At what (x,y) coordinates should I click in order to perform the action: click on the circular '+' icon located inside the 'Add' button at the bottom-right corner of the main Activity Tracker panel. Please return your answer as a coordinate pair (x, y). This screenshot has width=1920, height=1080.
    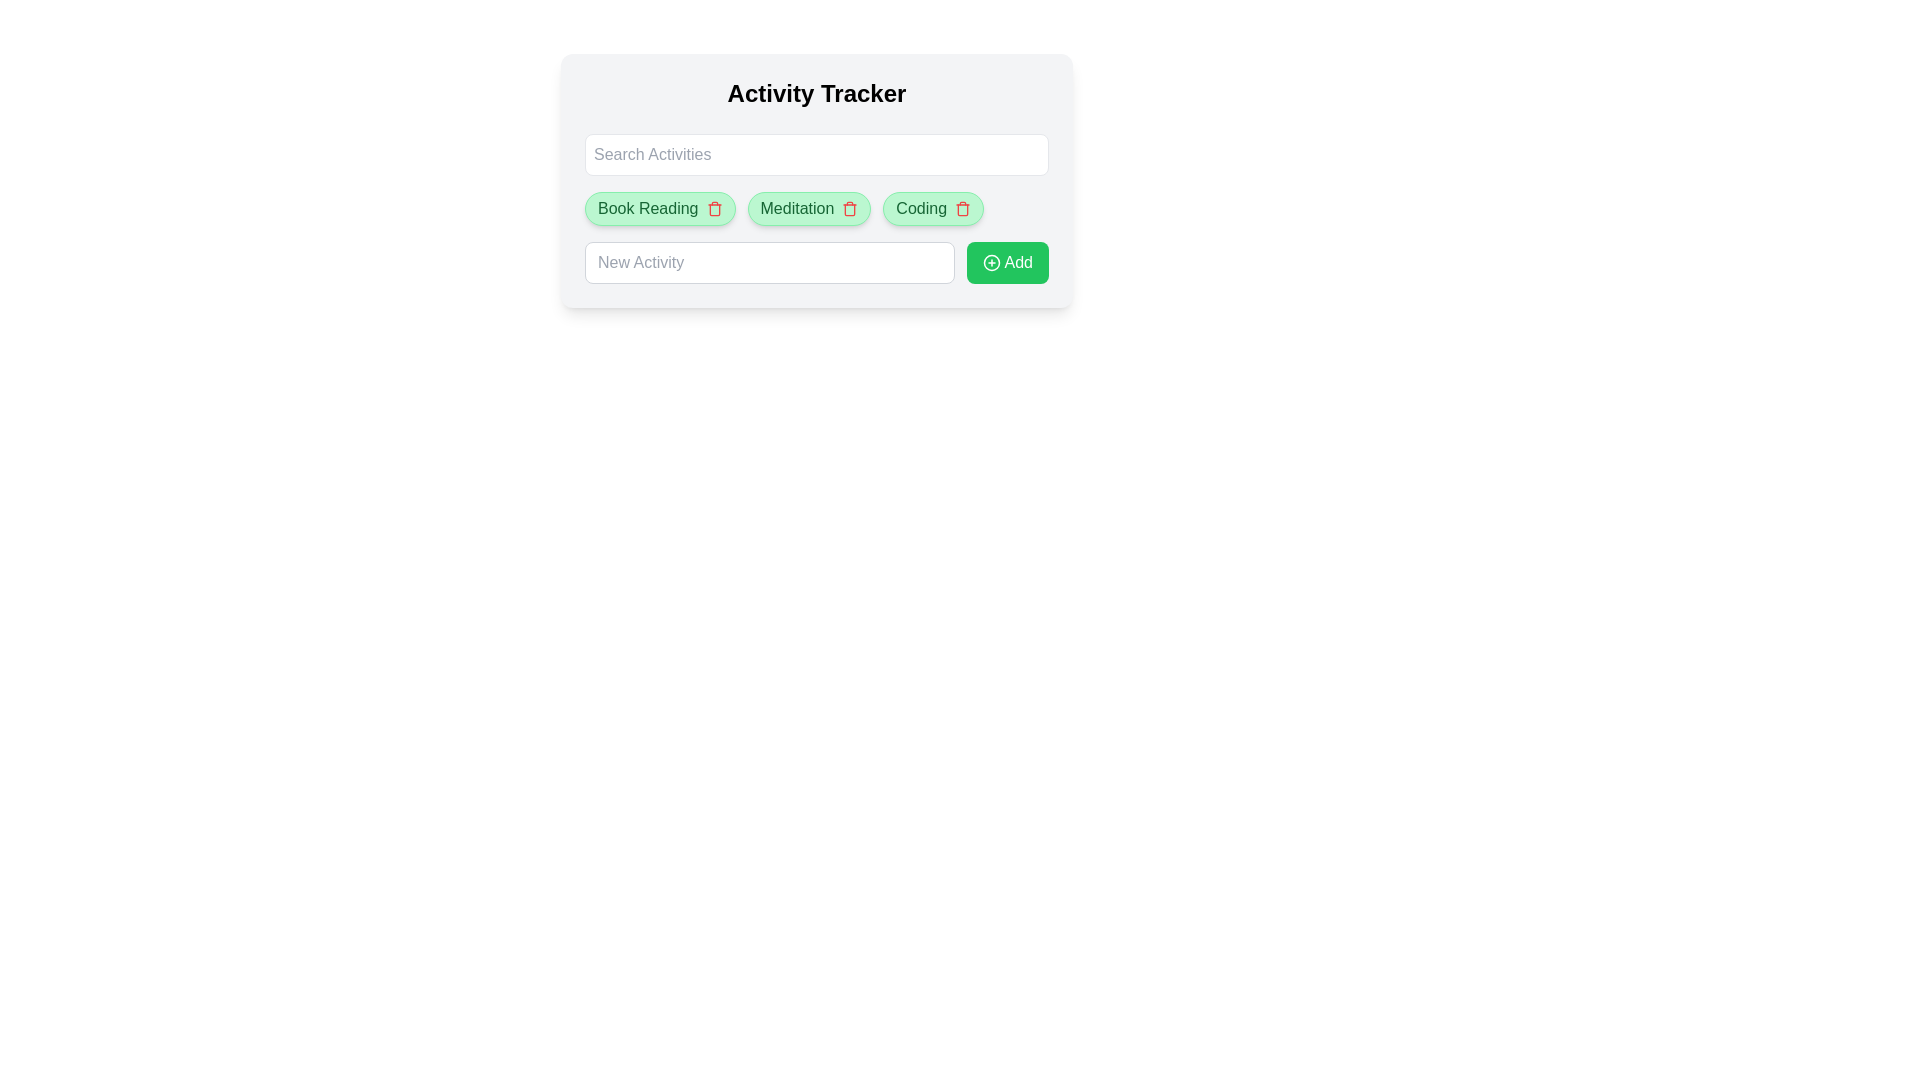
    Looking at the image, I should click on (991, 261).